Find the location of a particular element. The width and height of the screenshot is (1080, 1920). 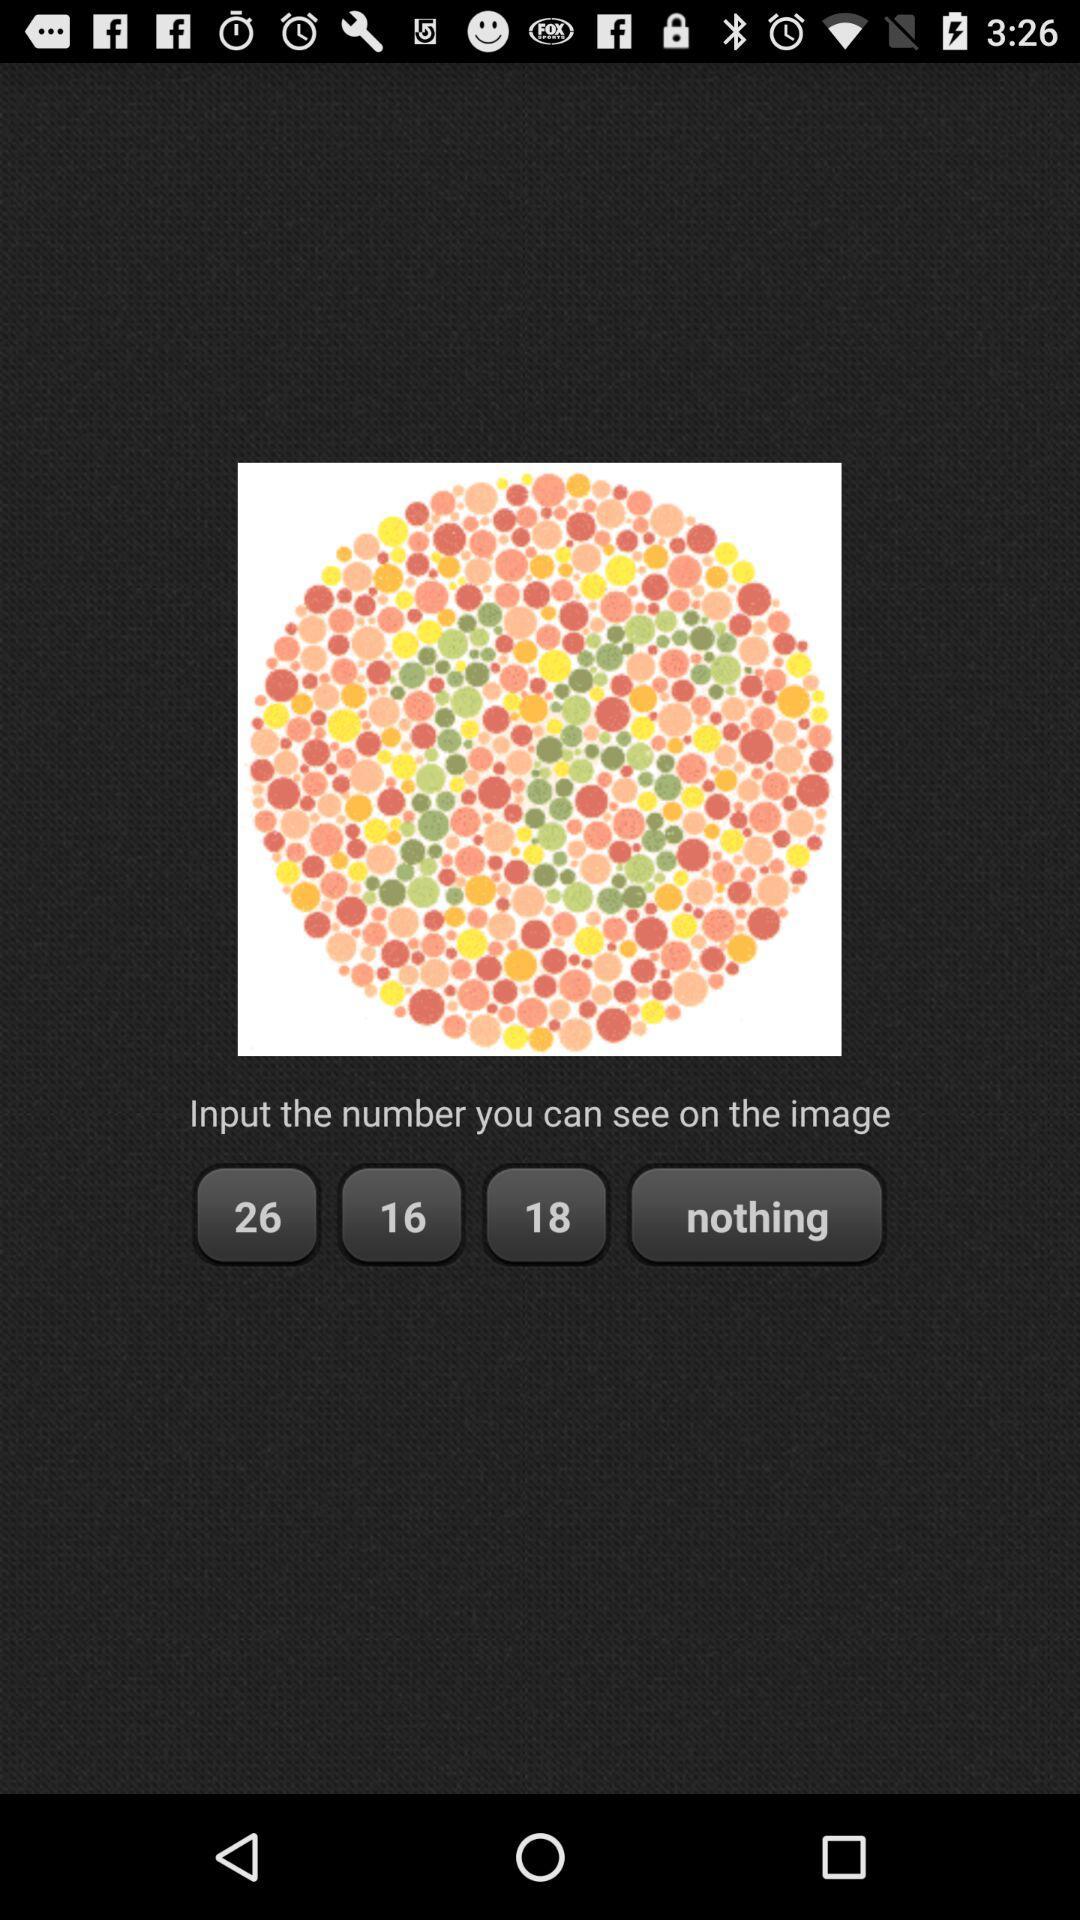

26 item is located at coordinates (255, 1214).